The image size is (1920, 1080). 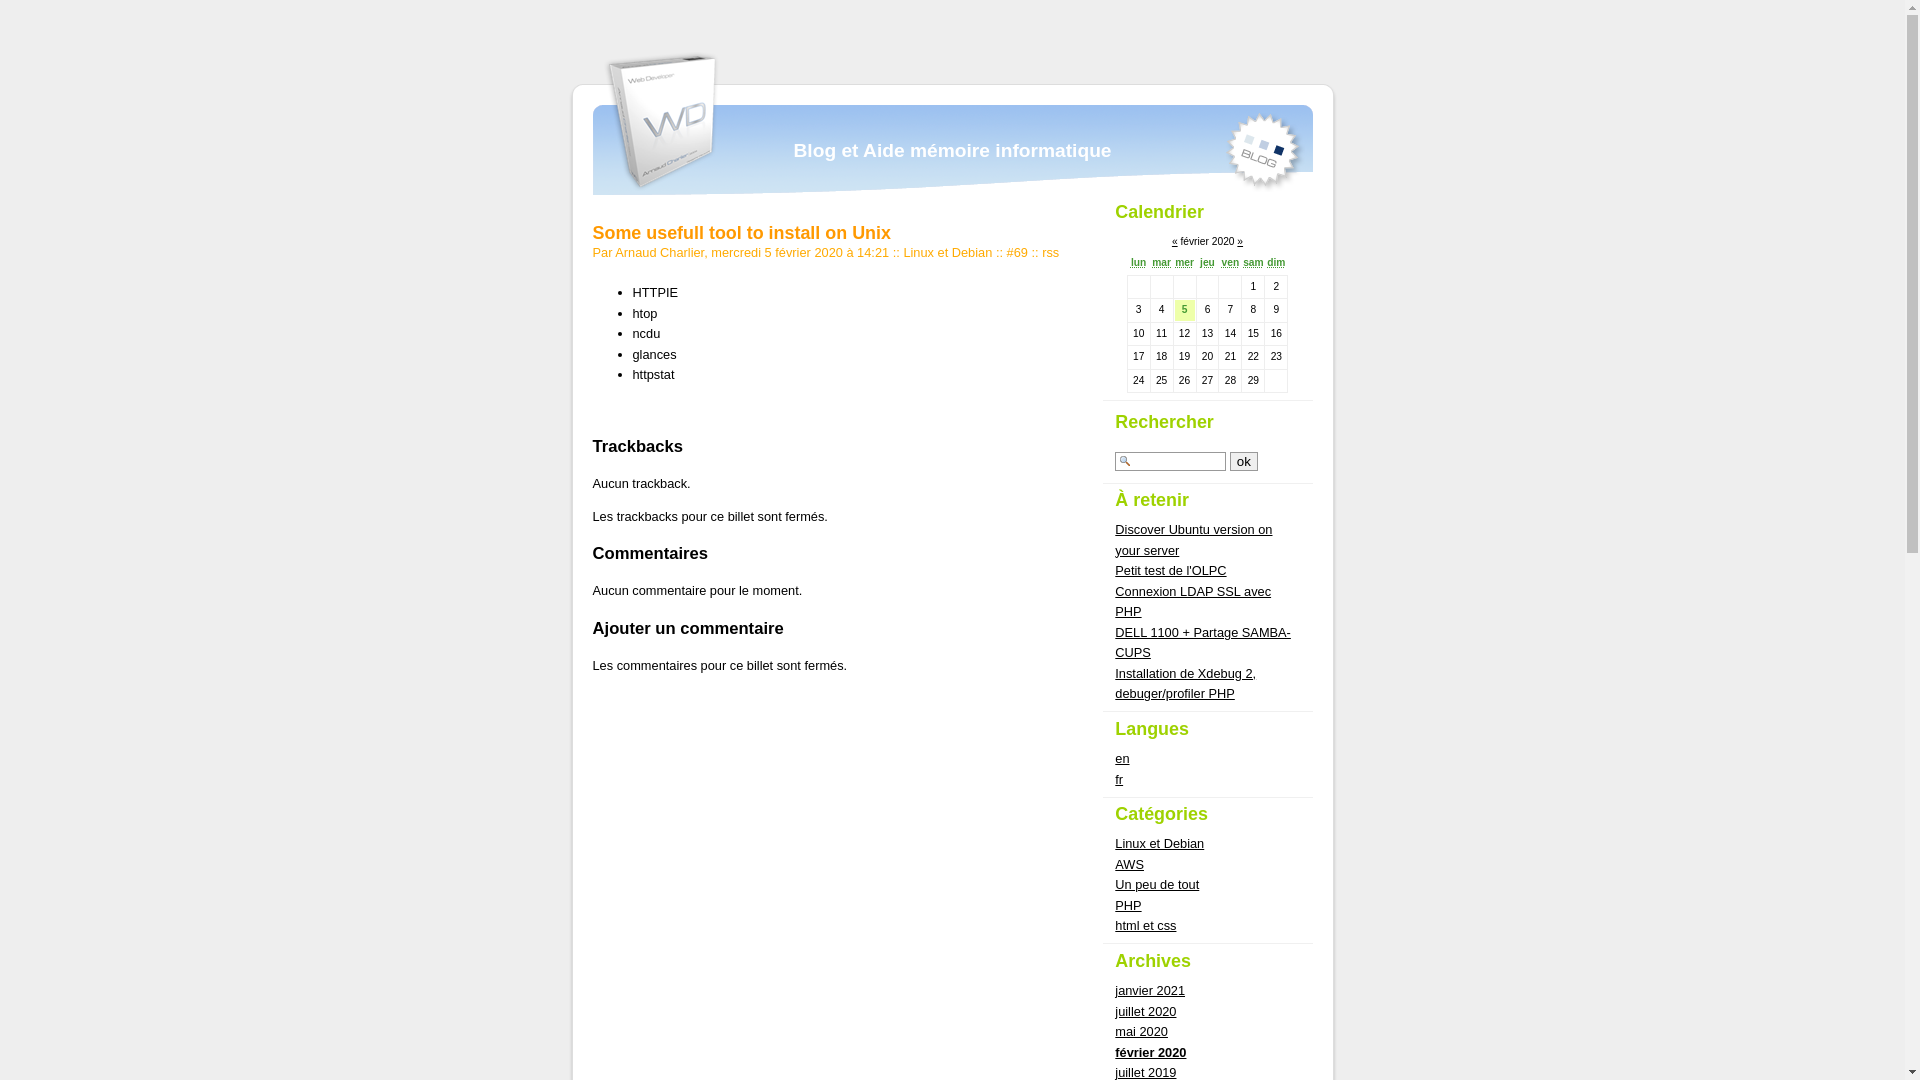 I want to click on 'Linux et Debian', so click(x=1113, y=843).